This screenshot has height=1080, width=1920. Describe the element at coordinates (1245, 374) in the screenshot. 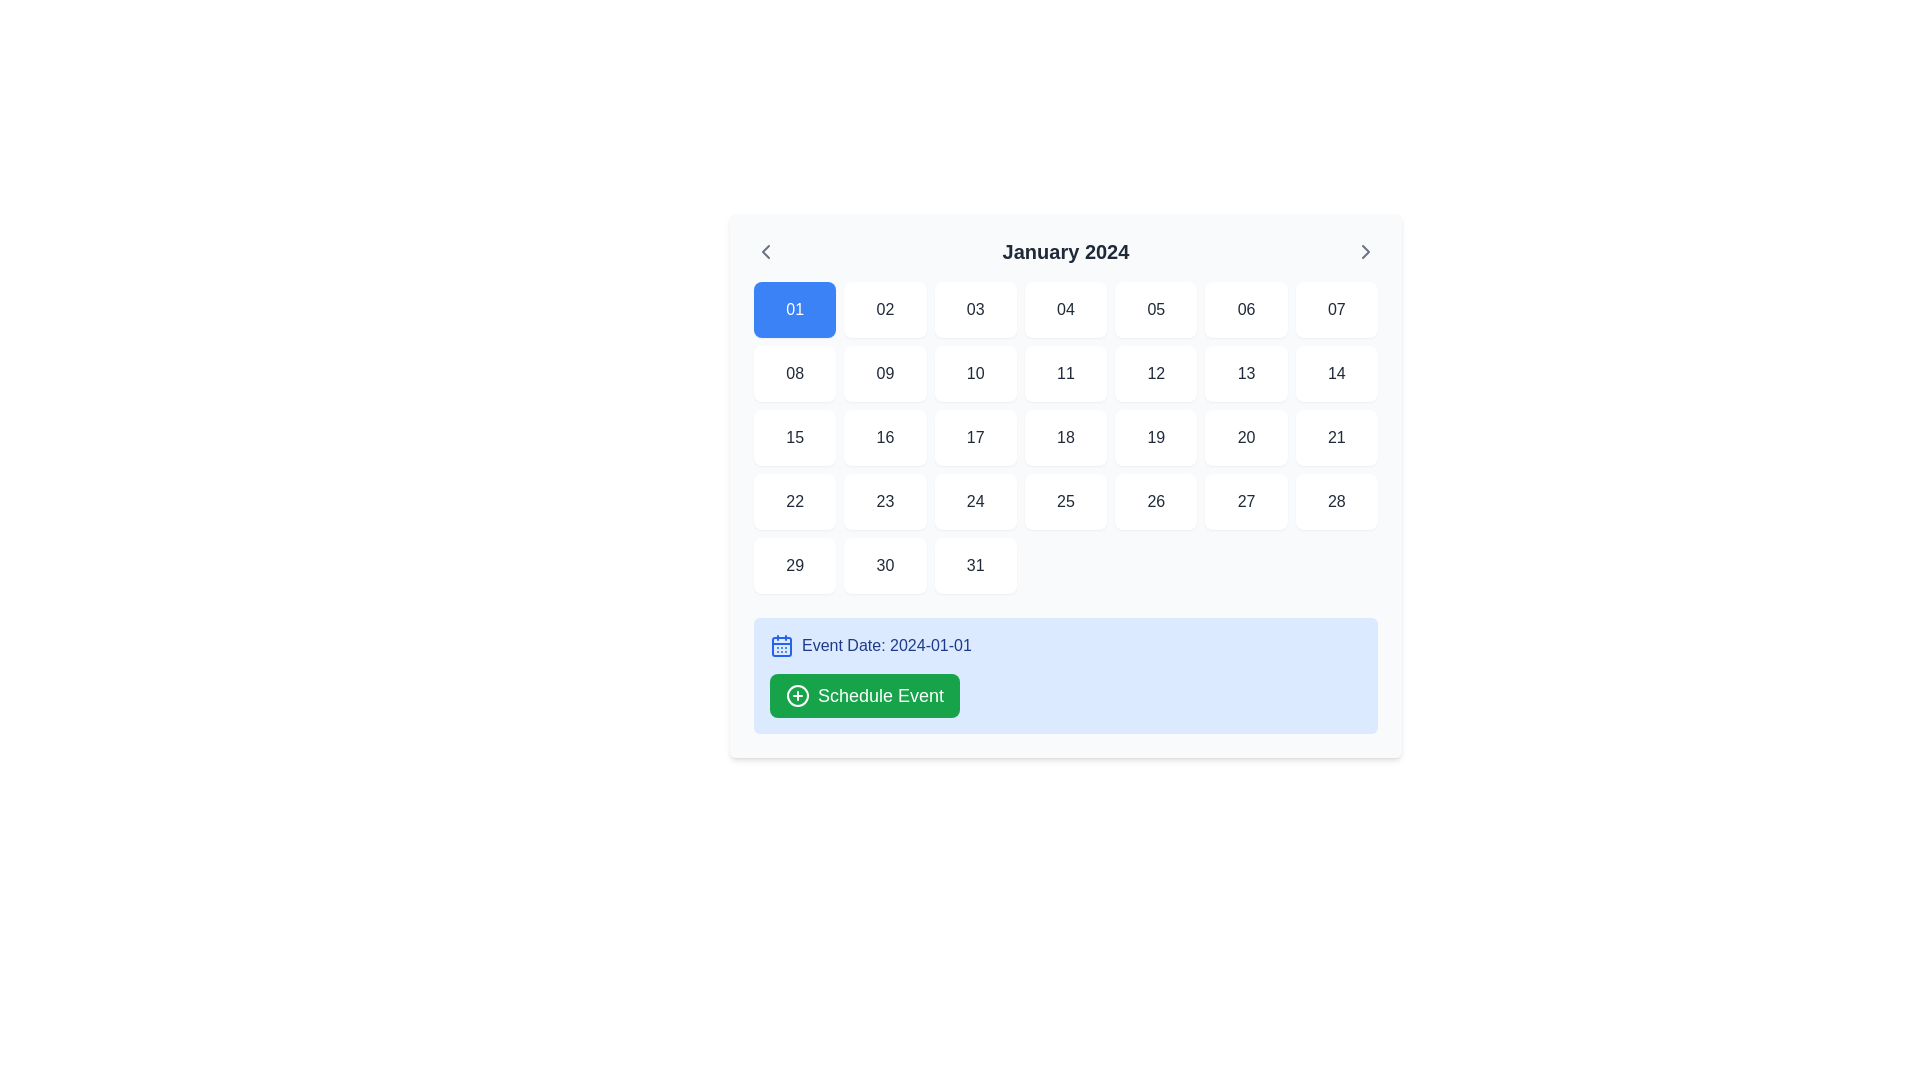

I see `the rectangular button displaying the number '13' in black text, located in the January 2024 calendar grid` at that location.